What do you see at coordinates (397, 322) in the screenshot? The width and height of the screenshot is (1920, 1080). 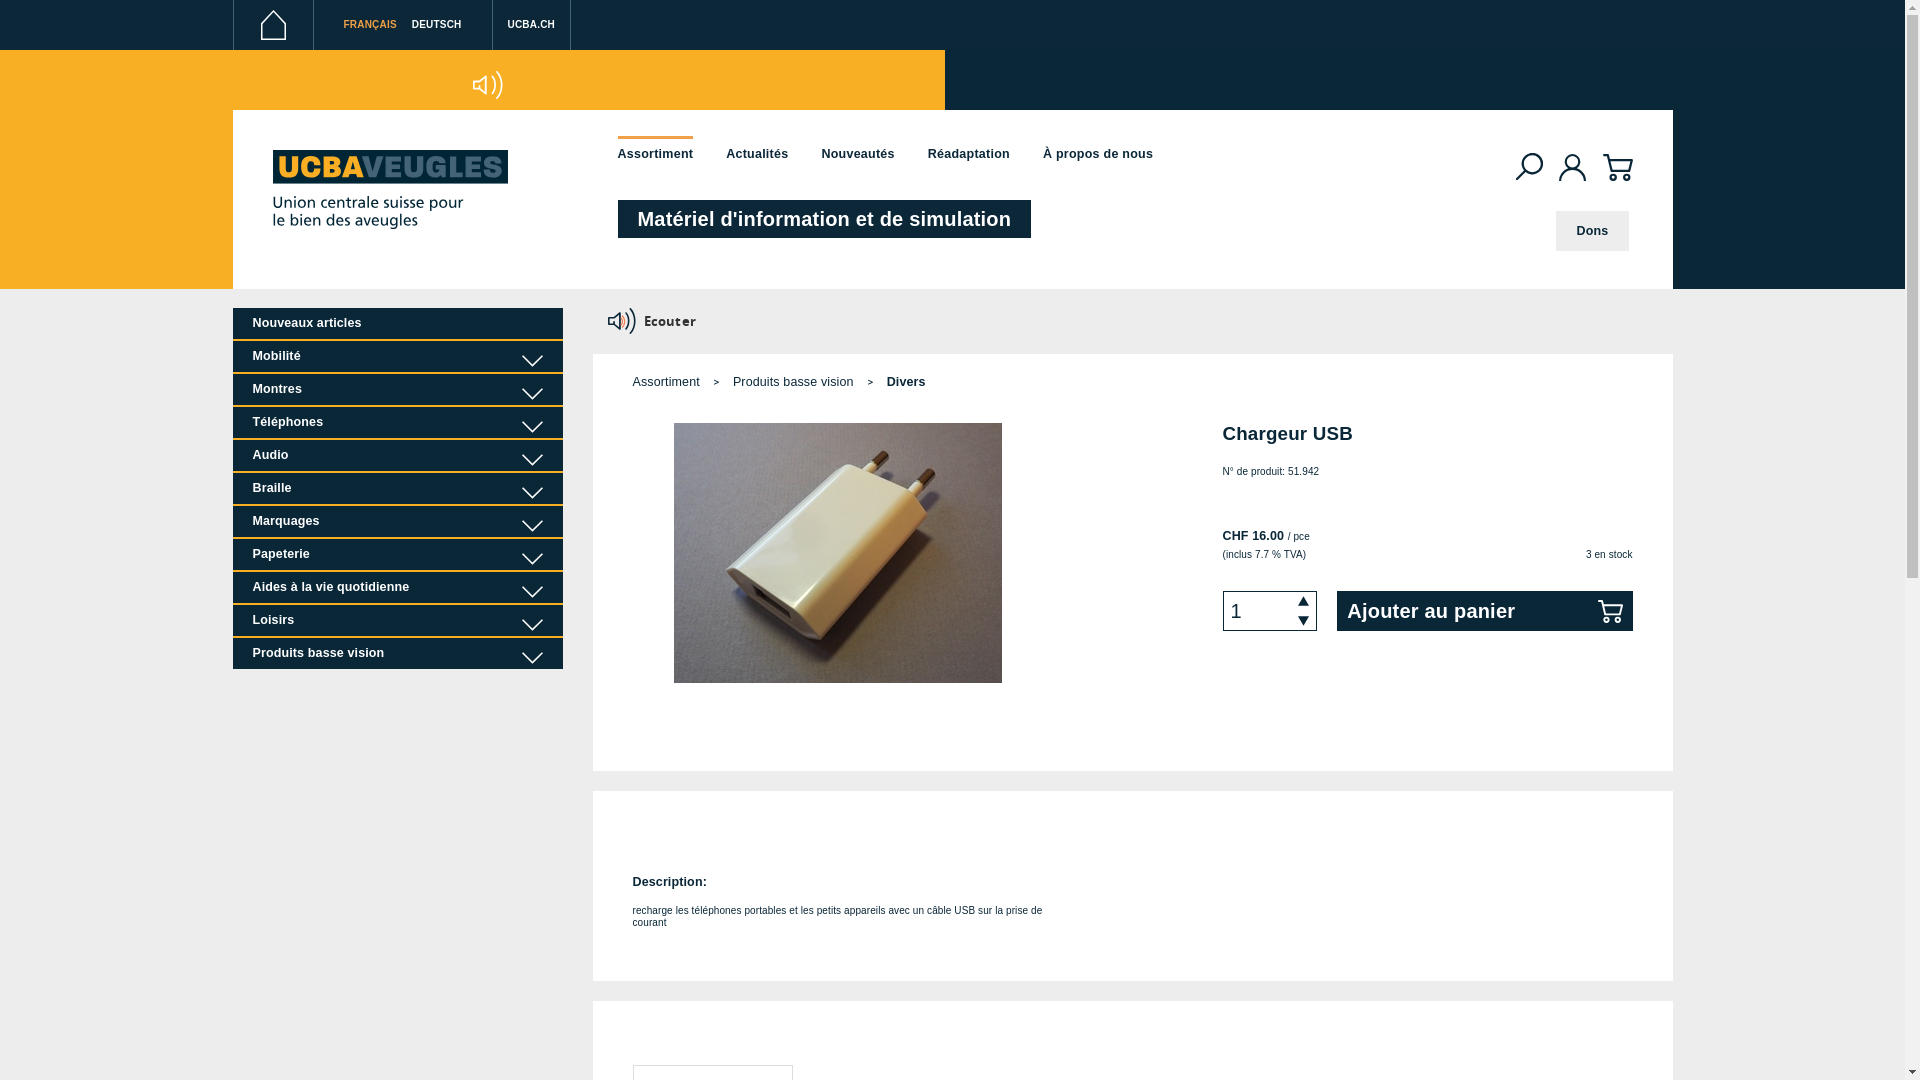 I see `'Nouveaux articles'` at bounding box center [397, 322].